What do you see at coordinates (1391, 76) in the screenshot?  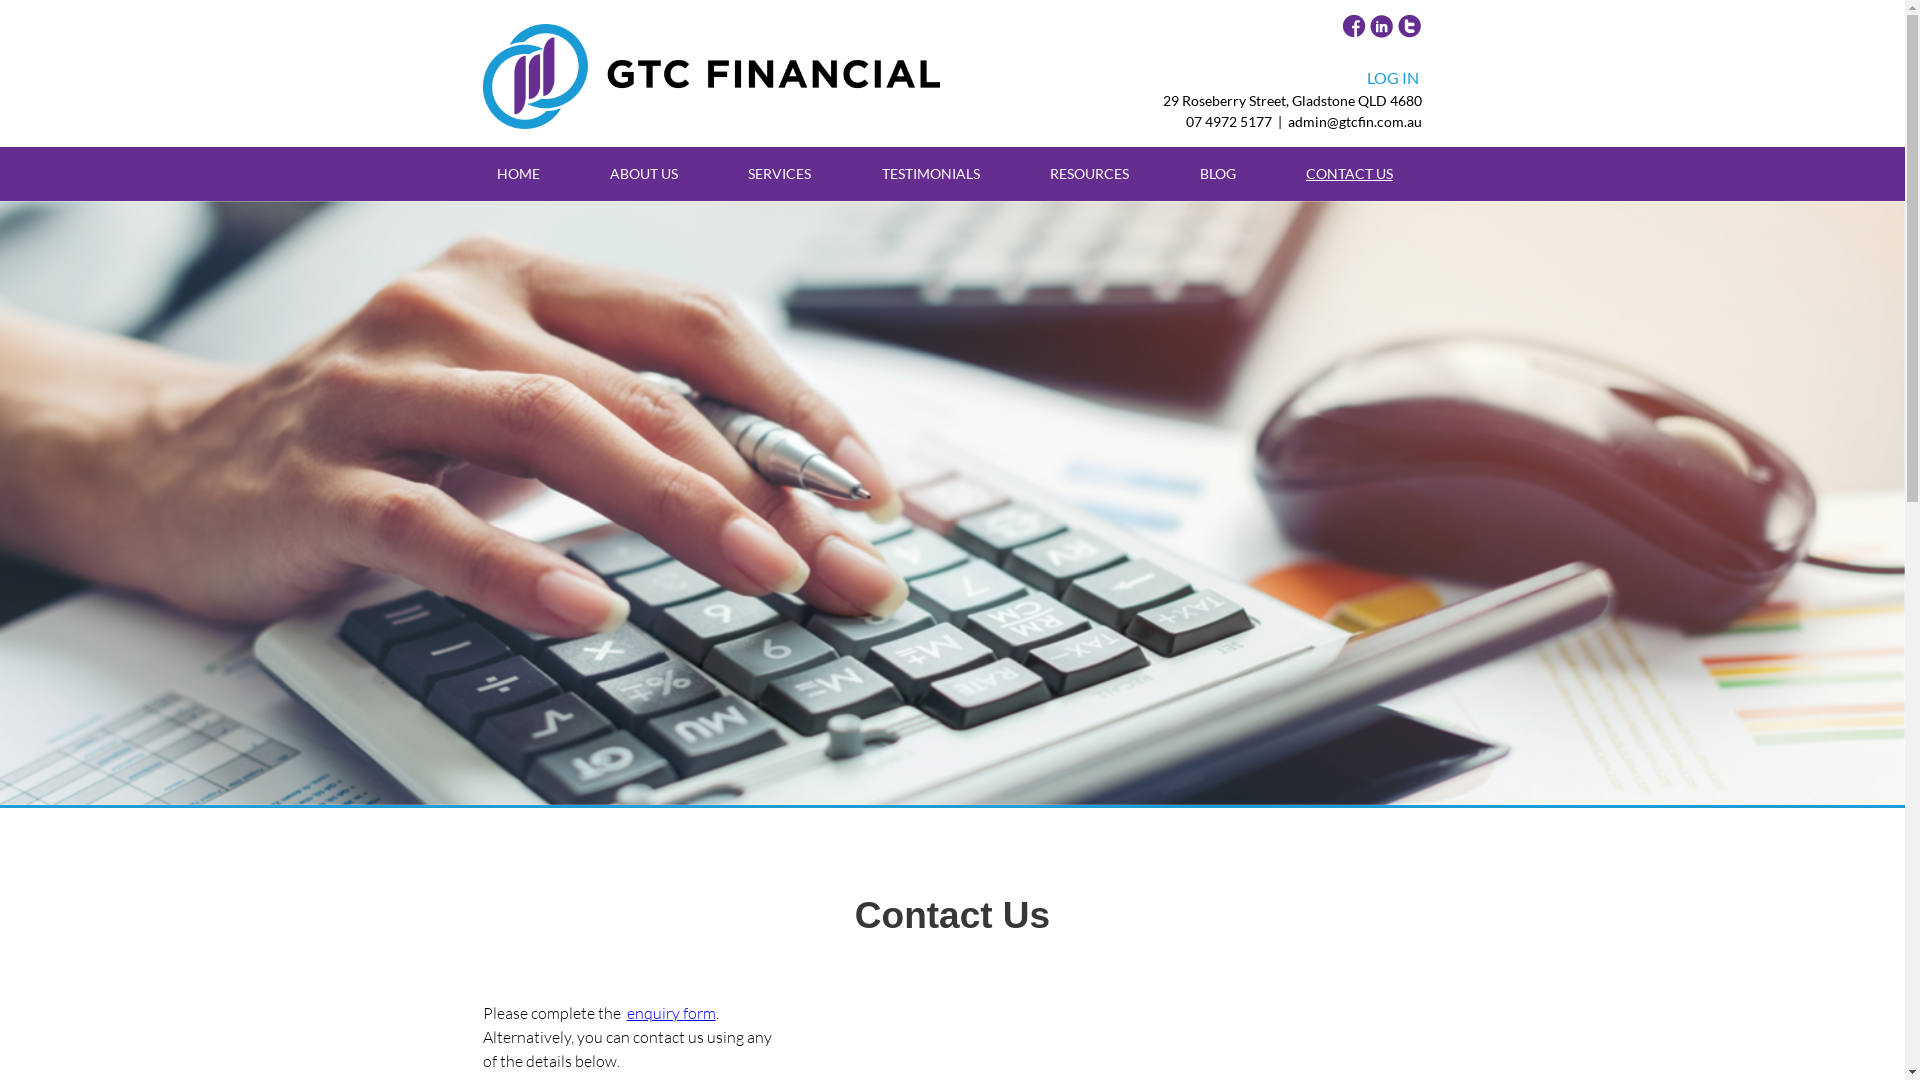 I see `'LOG IN'` at bounding box center [1391, 76].